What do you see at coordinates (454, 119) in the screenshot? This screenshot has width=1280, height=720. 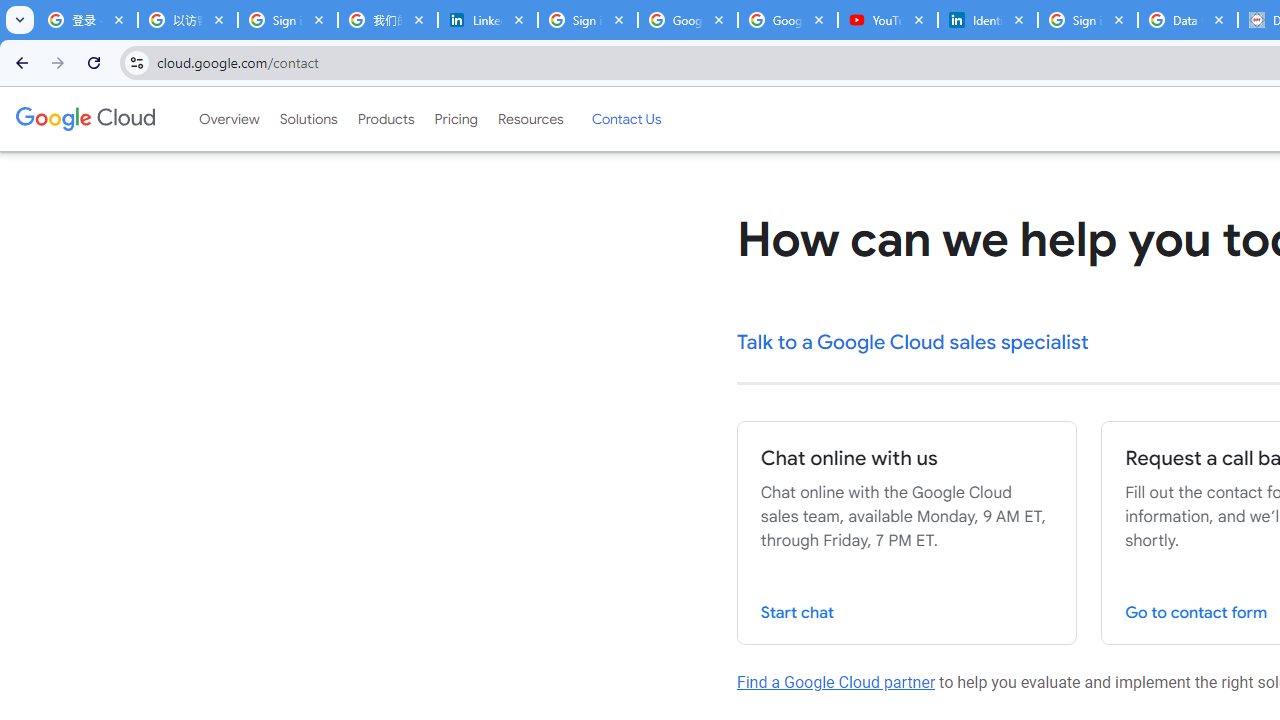 I see `'Pricing'` at bounding box center [454, 119].